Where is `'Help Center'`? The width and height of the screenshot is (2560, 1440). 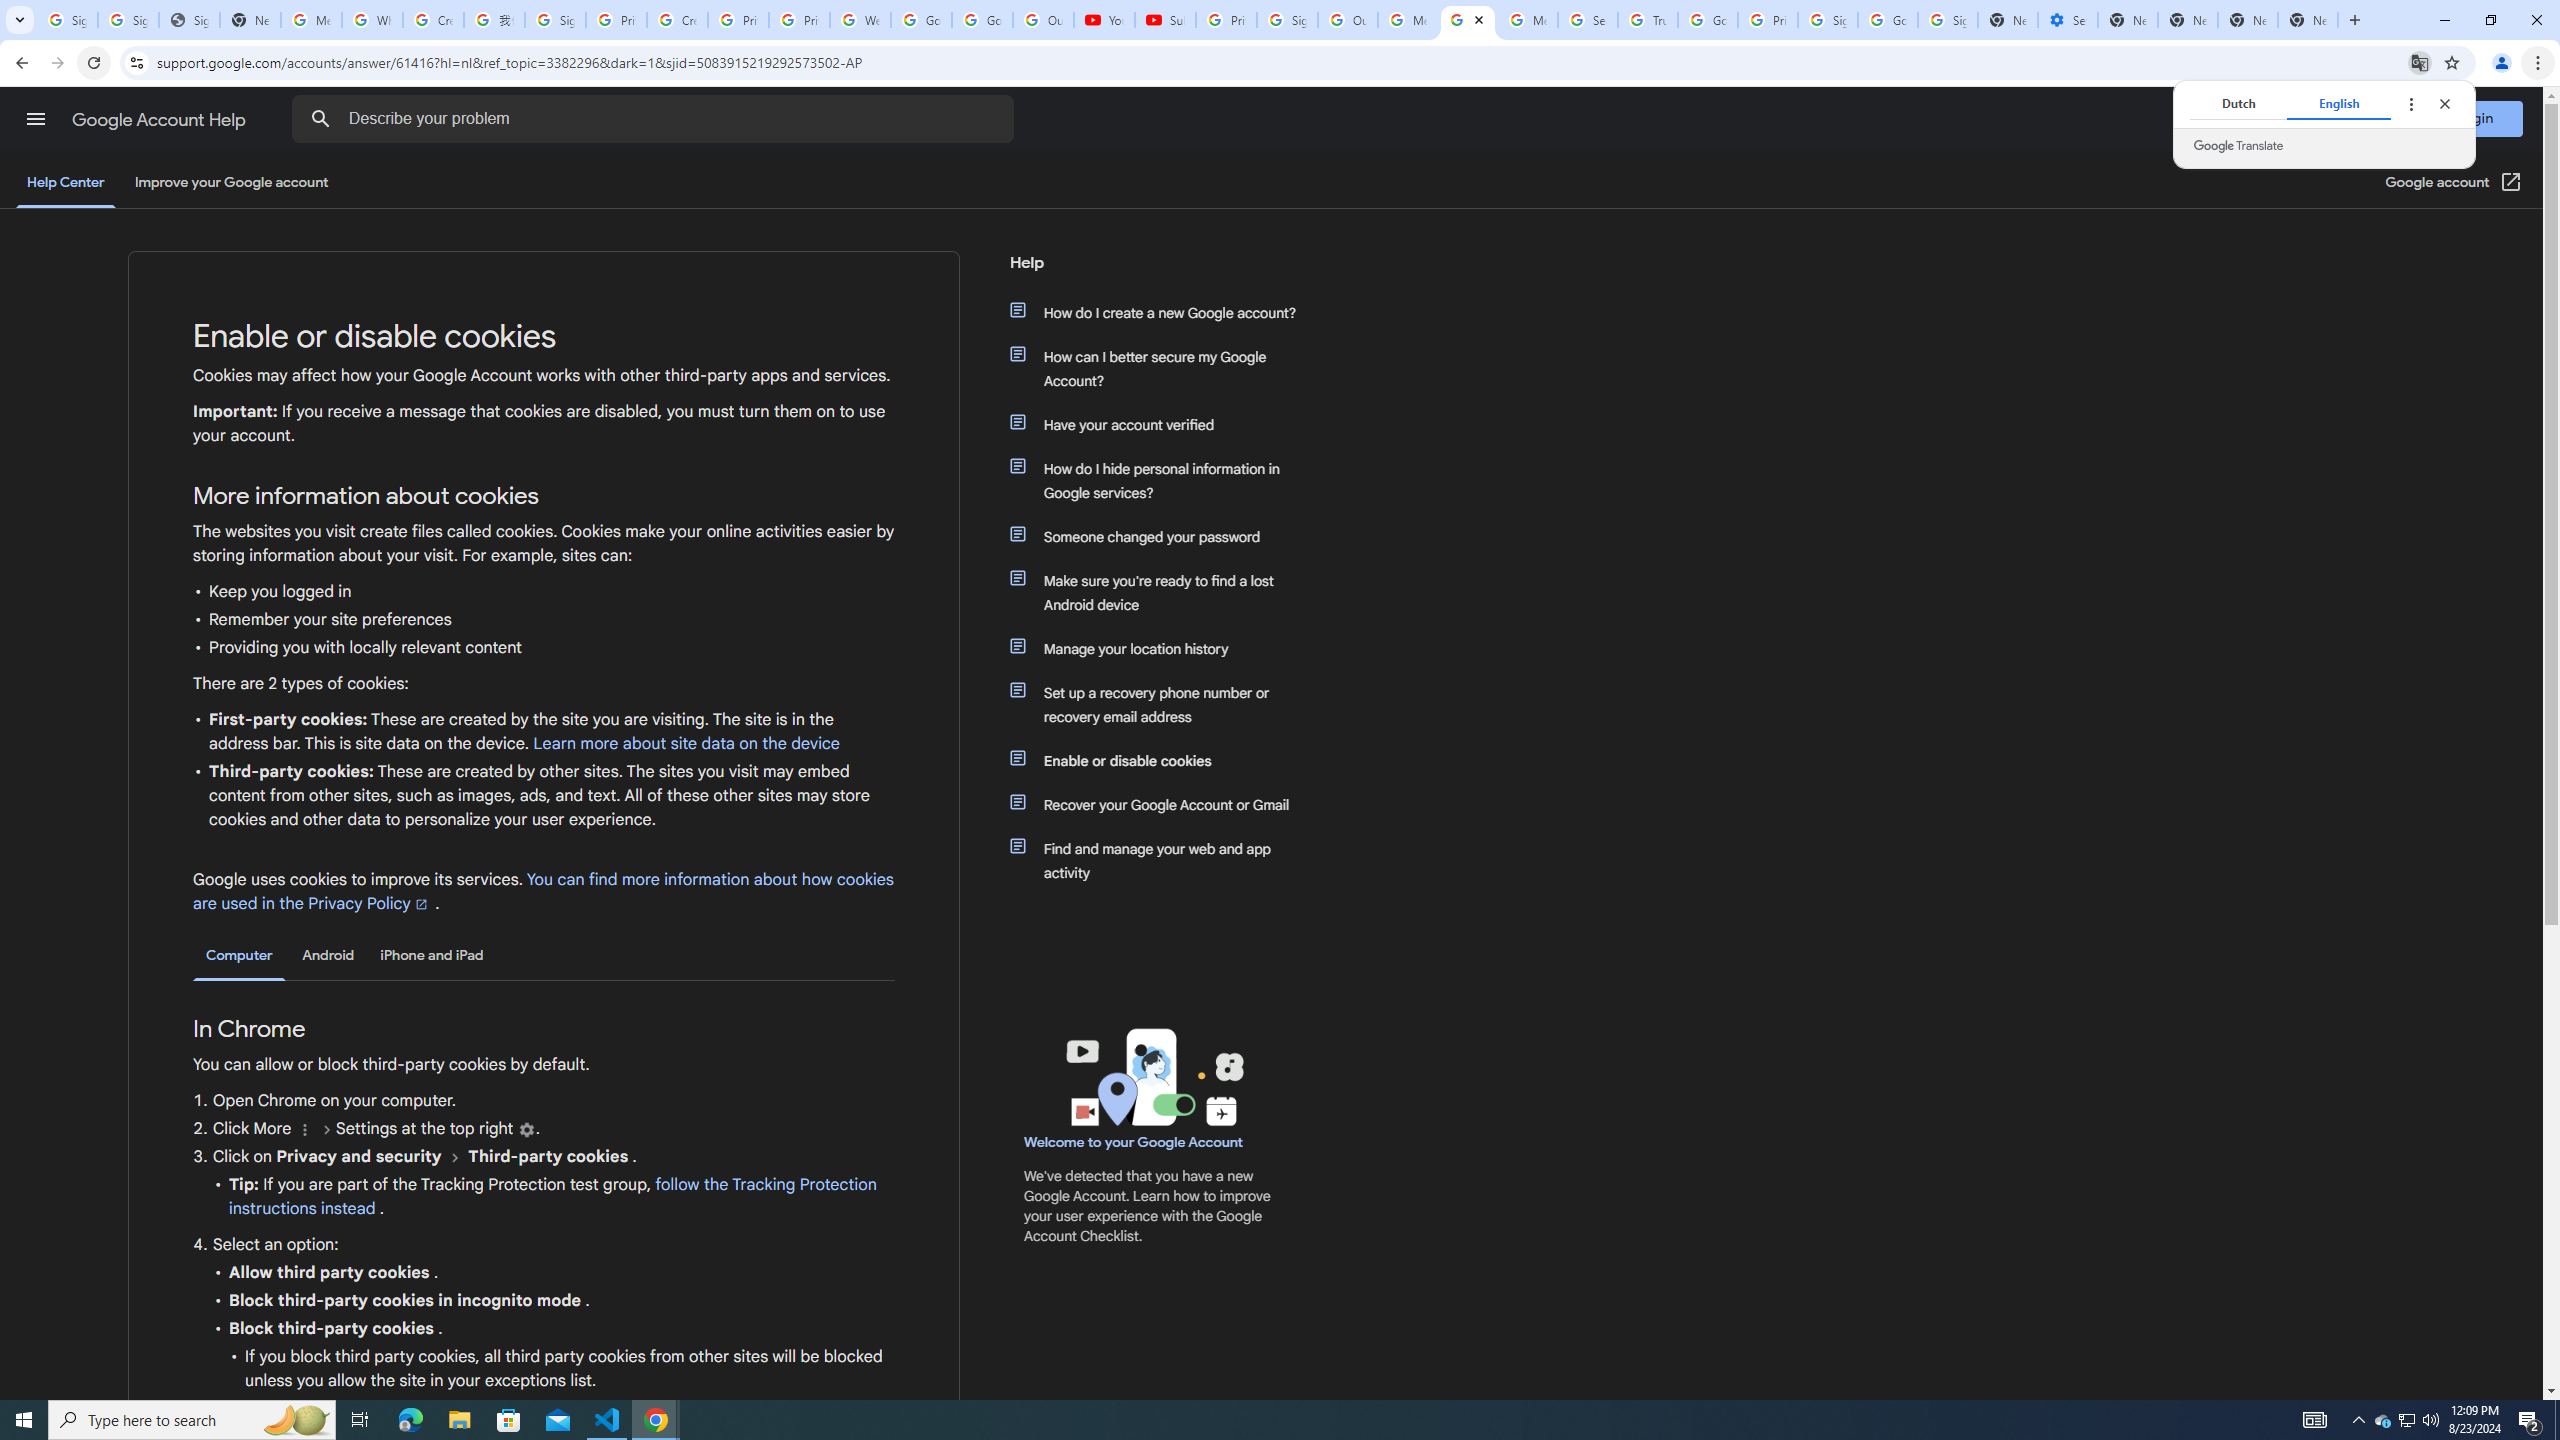 'Help Center' is located at coordinates (65, 181).